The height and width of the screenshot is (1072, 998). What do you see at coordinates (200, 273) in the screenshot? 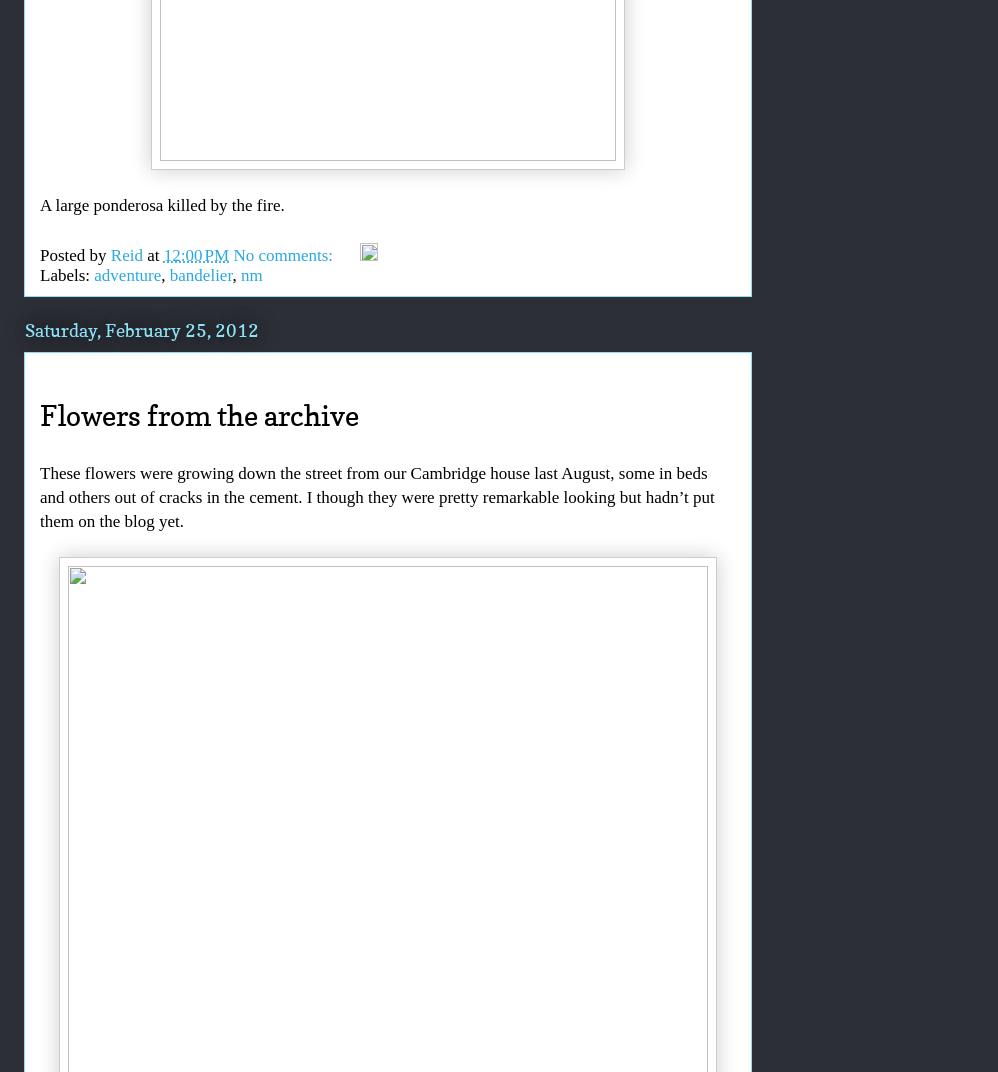
I see `'bandelier'` at bounding box center [200, 273].